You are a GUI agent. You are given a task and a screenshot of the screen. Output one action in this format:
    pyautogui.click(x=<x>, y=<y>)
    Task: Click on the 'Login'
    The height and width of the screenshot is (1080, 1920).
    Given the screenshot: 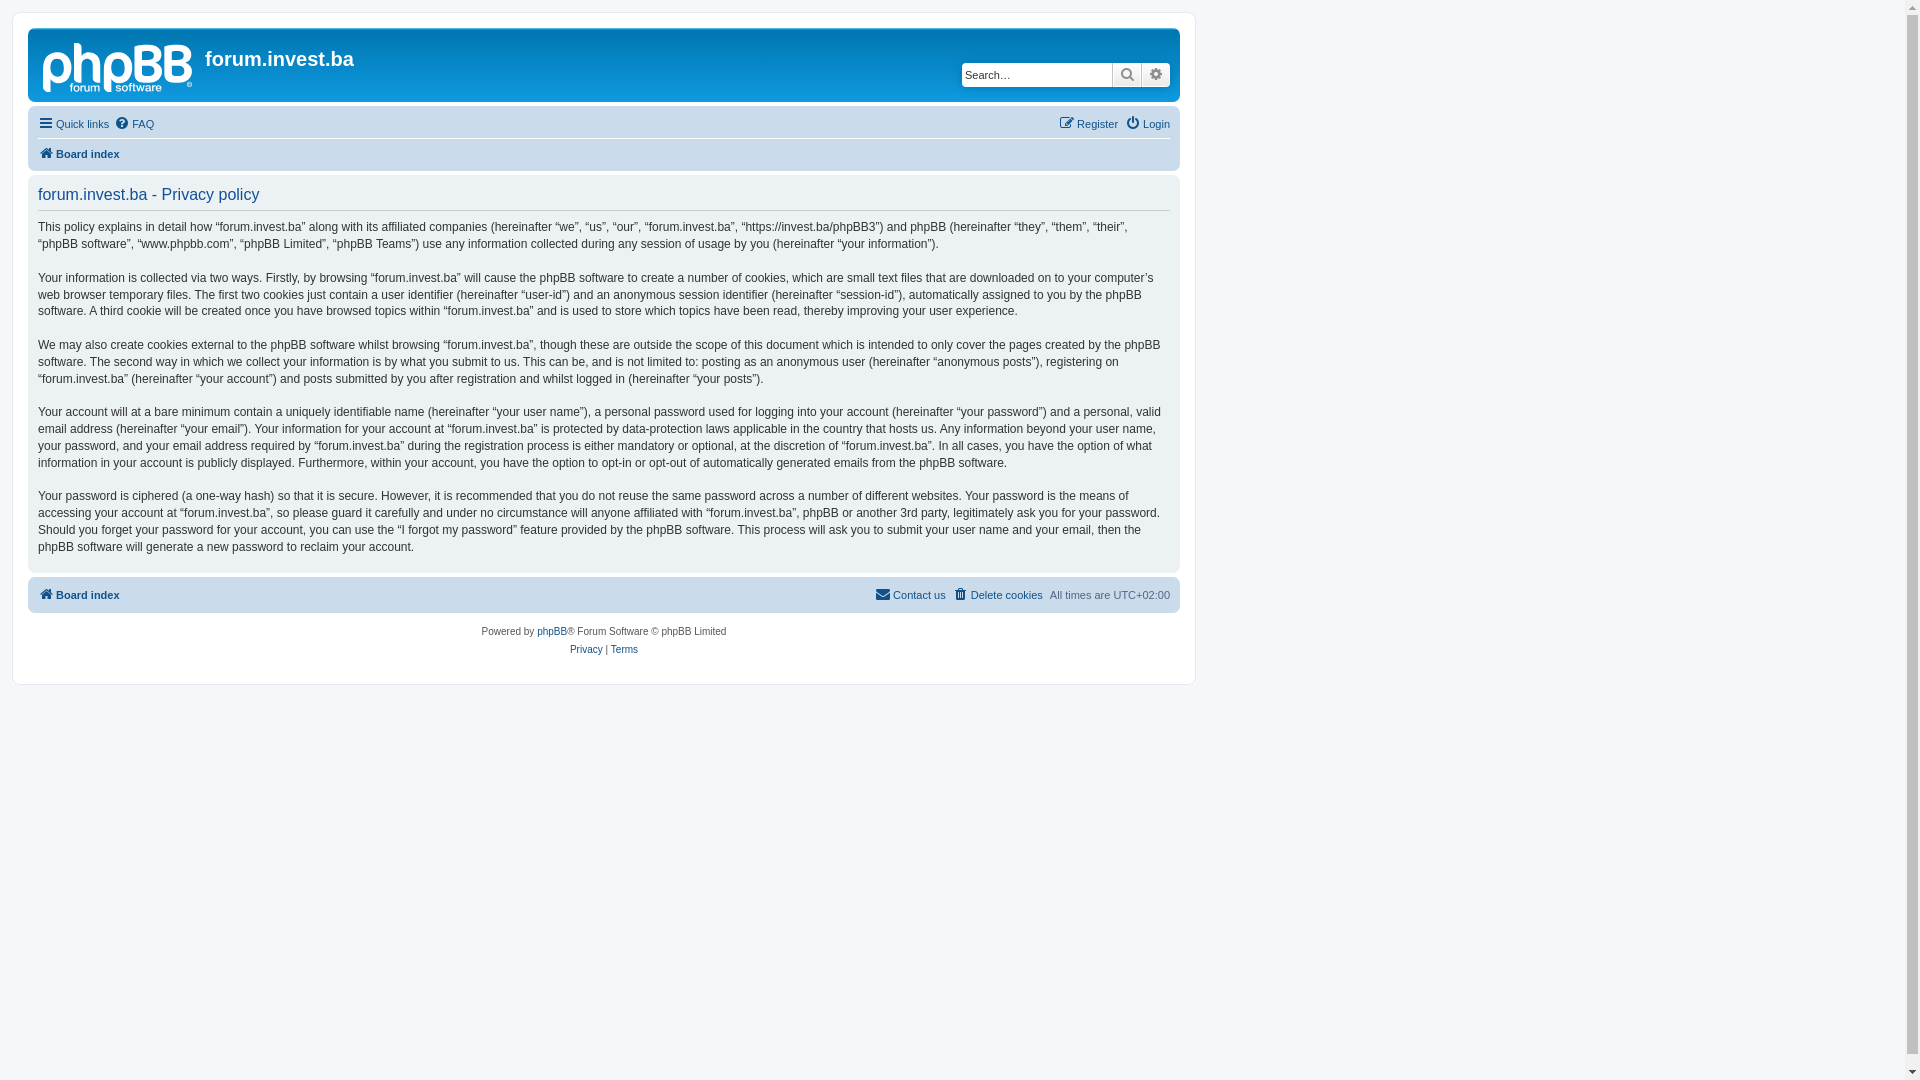 What is the action you would take?
    pyautogui.click(x=1147, y=123)
    